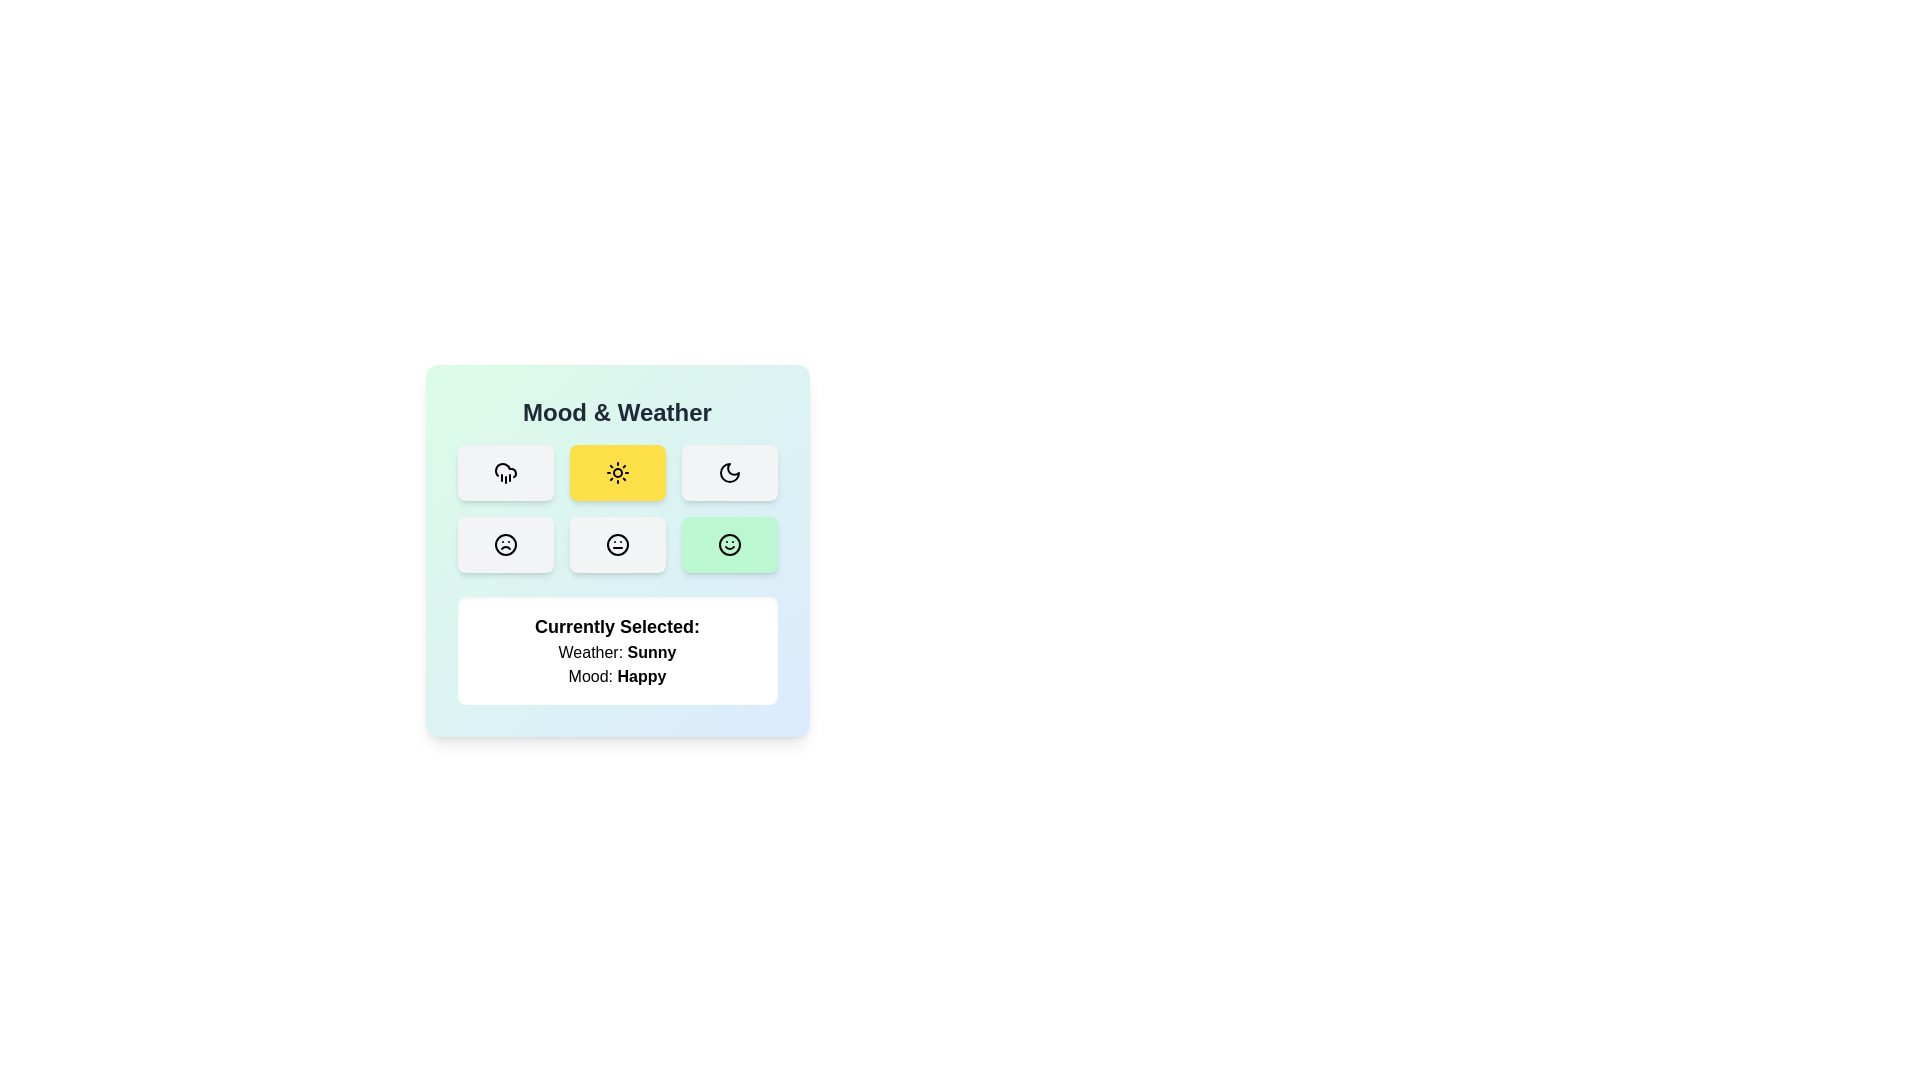 The height and width of the screenshot is (1080, 1920). I want to click on the rainy weather icon located in the leftmost column of the second row in the 'Mood & Weather' section, so click(505, 470).